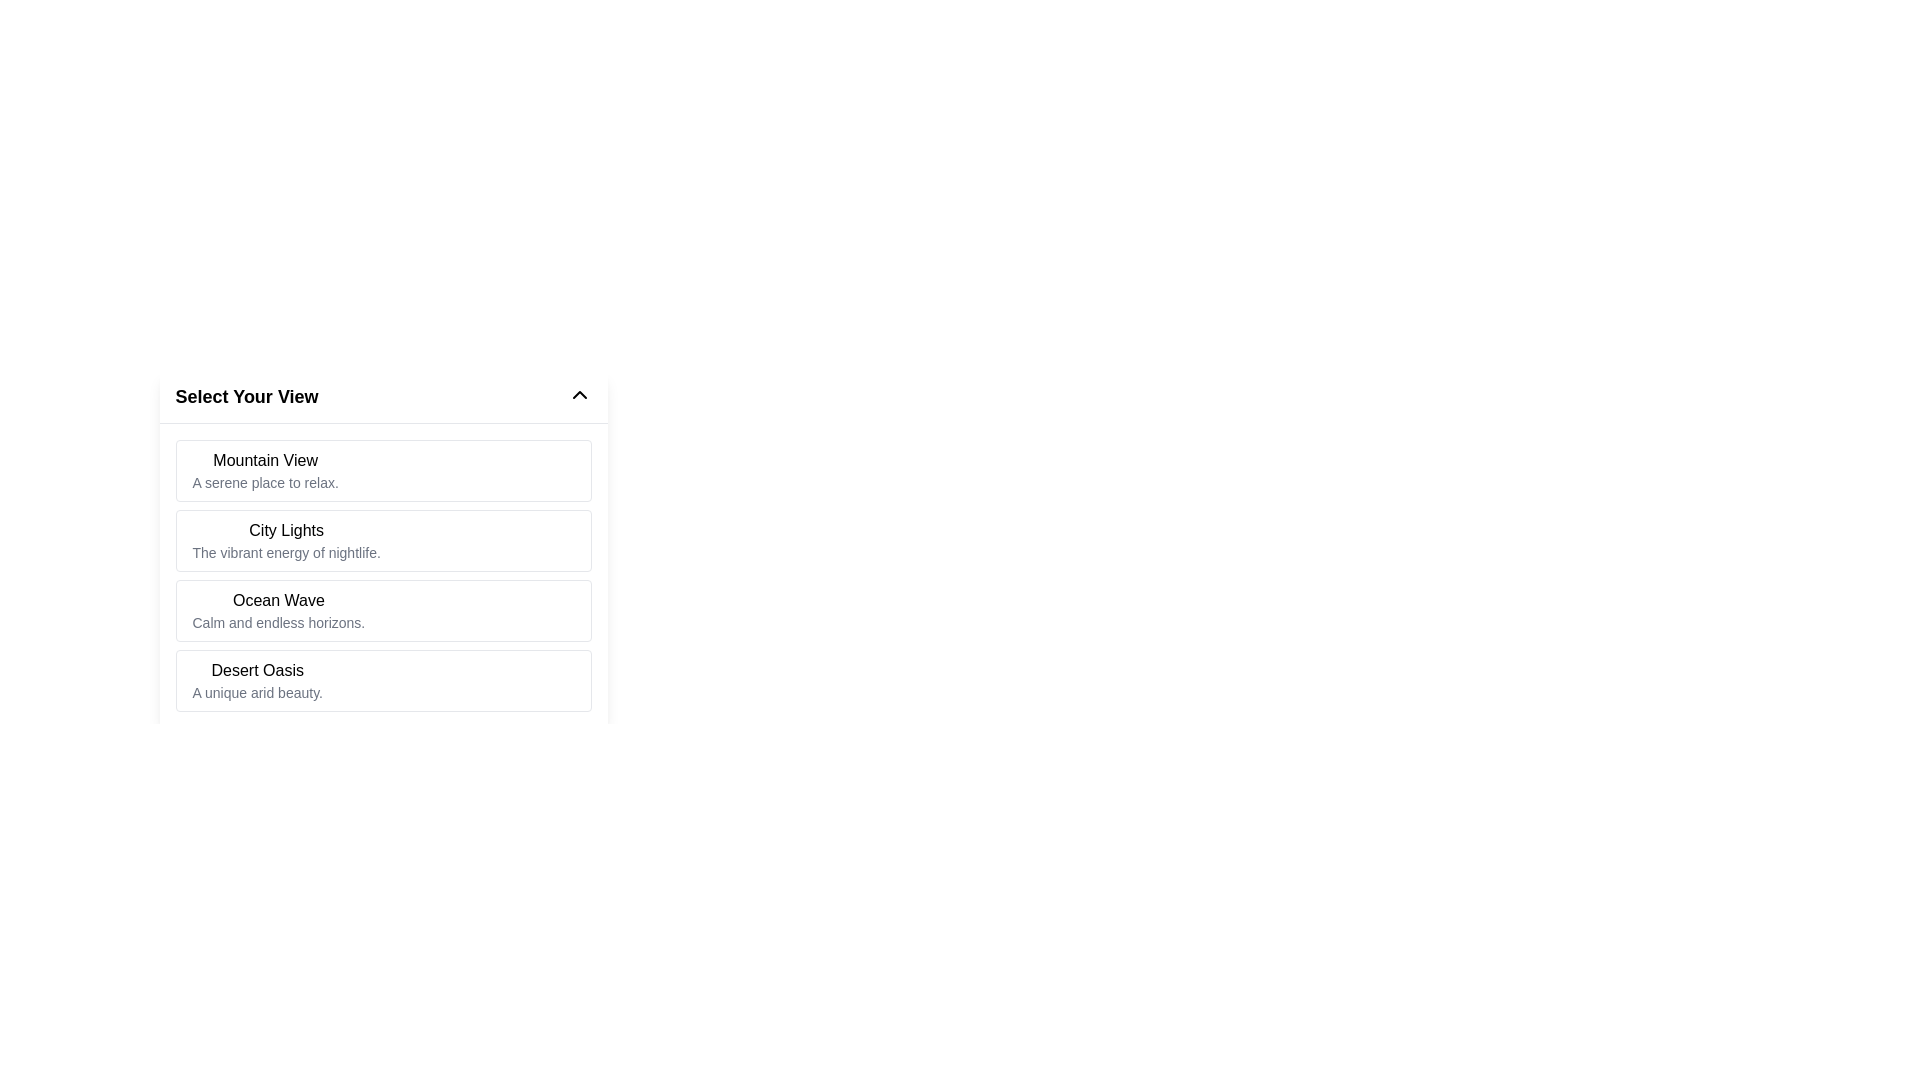 The height and width of the screenshot is (1080, 1920). What do you see at coordinates (256, 680) in the screenshot?
I see `the fourth option in the selection menu, 'Desert Oasis'` at bounding box center [256, 680].